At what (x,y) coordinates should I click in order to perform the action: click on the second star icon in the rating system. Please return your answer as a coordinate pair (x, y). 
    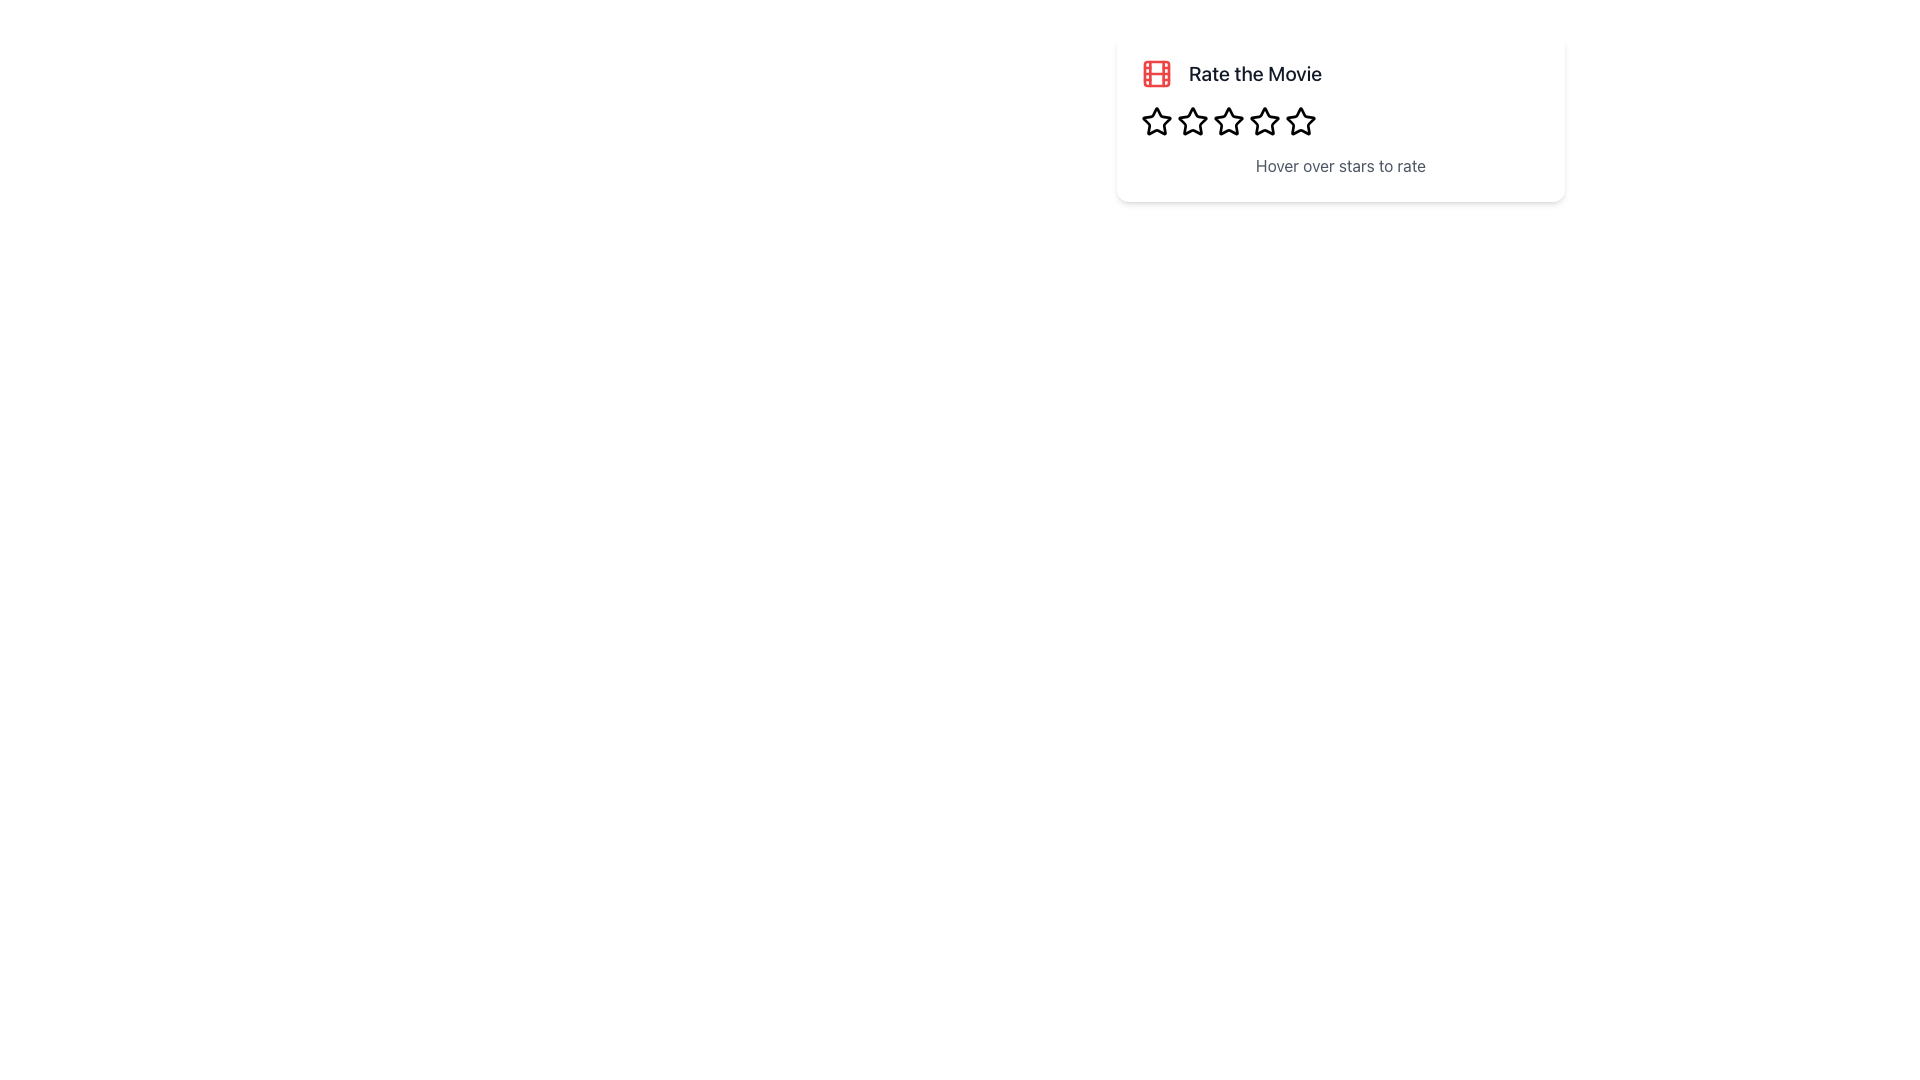
    Looking at the image, I should click on (1191, 120).